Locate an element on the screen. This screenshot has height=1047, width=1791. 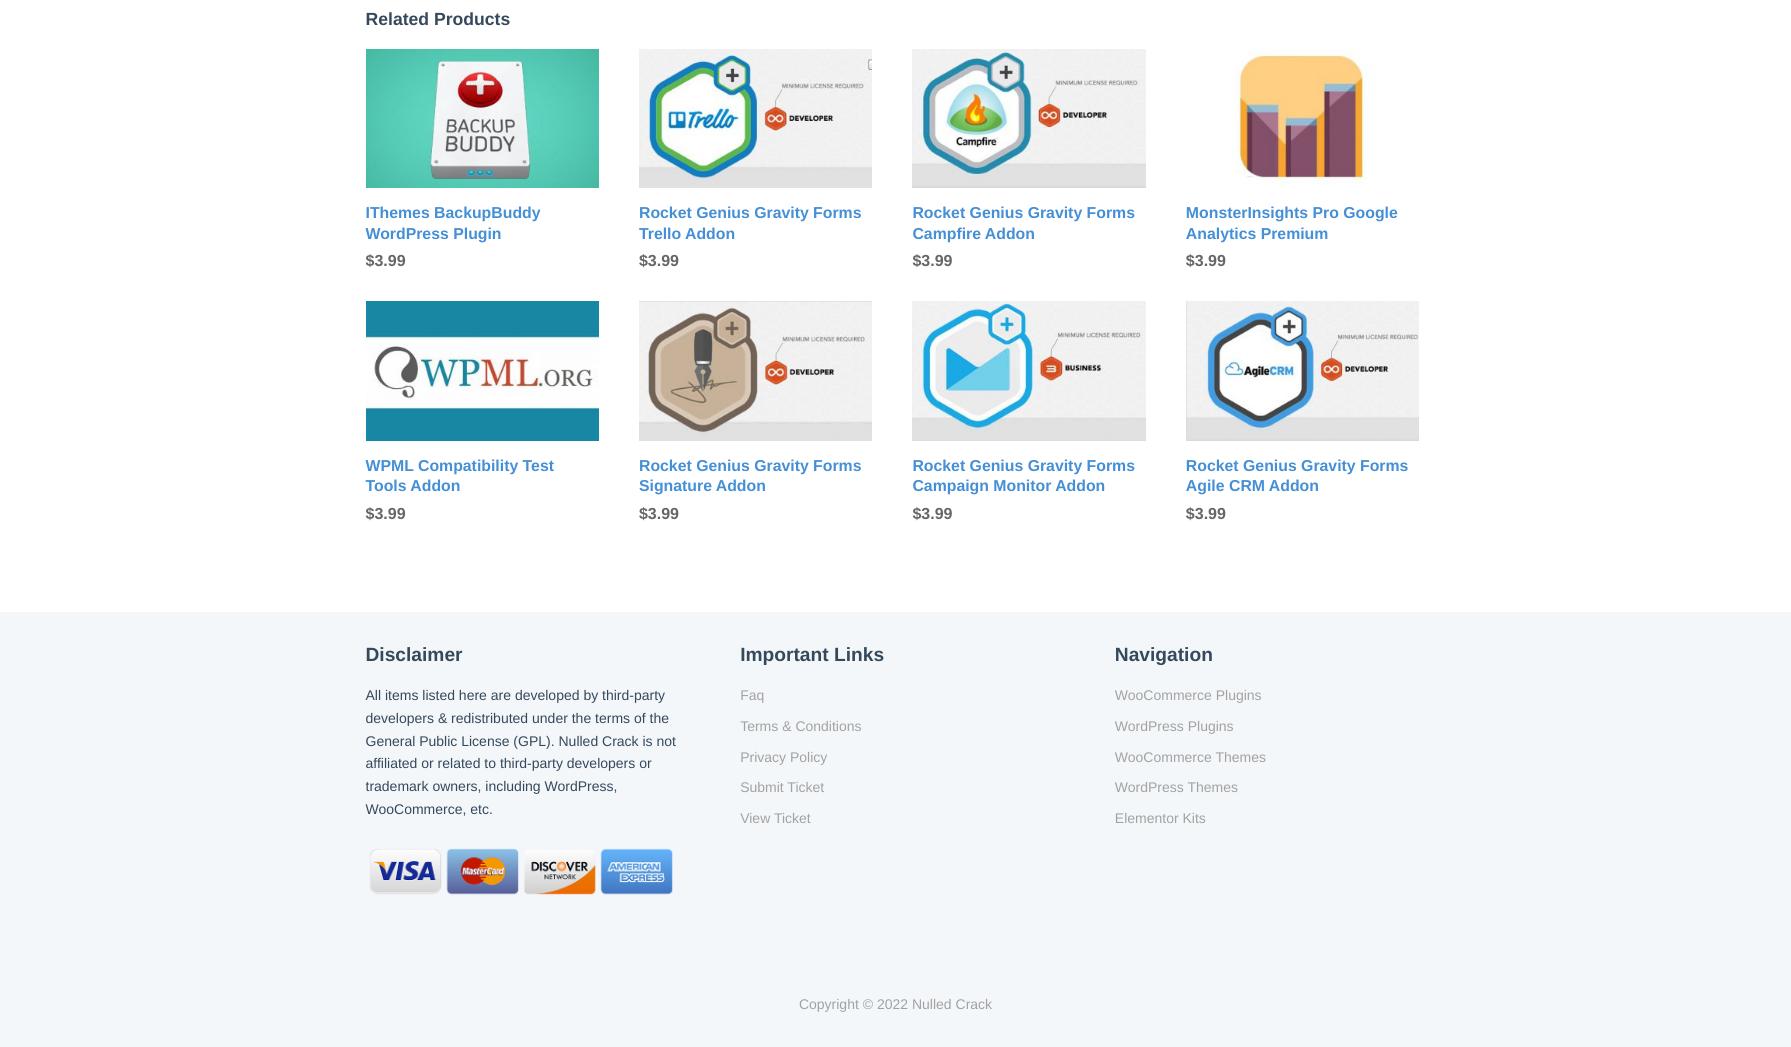
'Important Links' is located at coordinates (812, 654).